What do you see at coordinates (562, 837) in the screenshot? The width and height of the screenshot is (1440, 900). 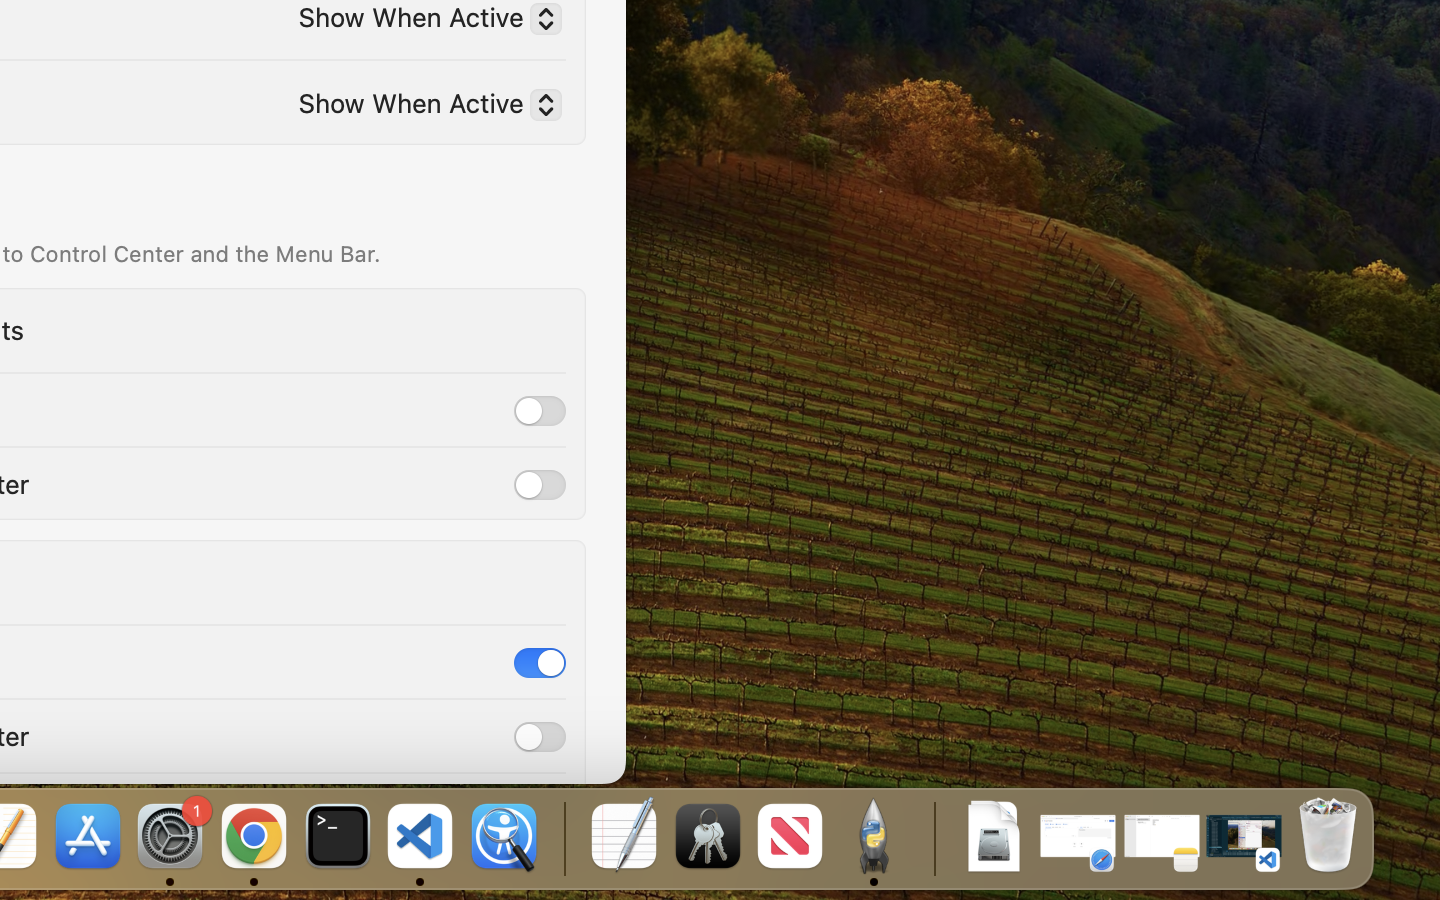 I see `'0.4285714328289032'` at bounding box center [562, 837].